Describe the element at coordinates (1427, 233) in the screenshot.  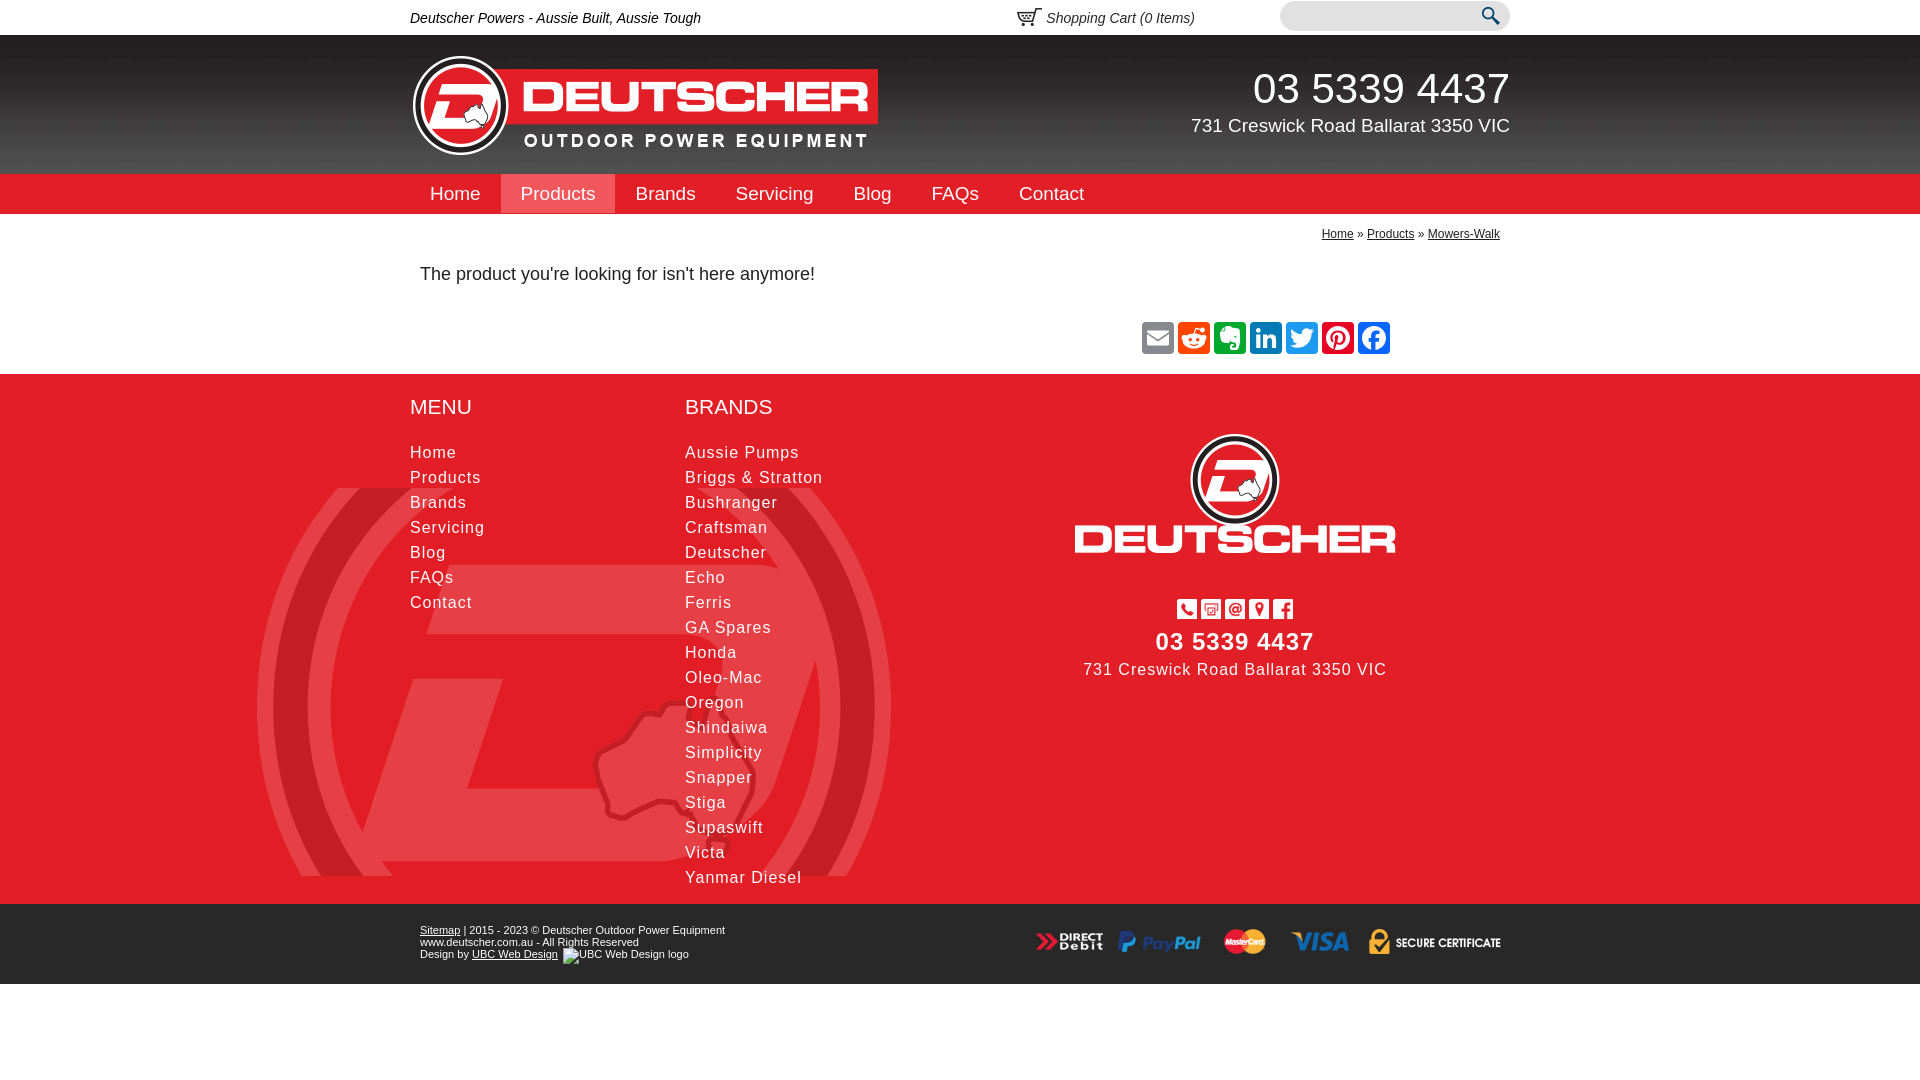
I see `'Mowers-Walk'` at that location.